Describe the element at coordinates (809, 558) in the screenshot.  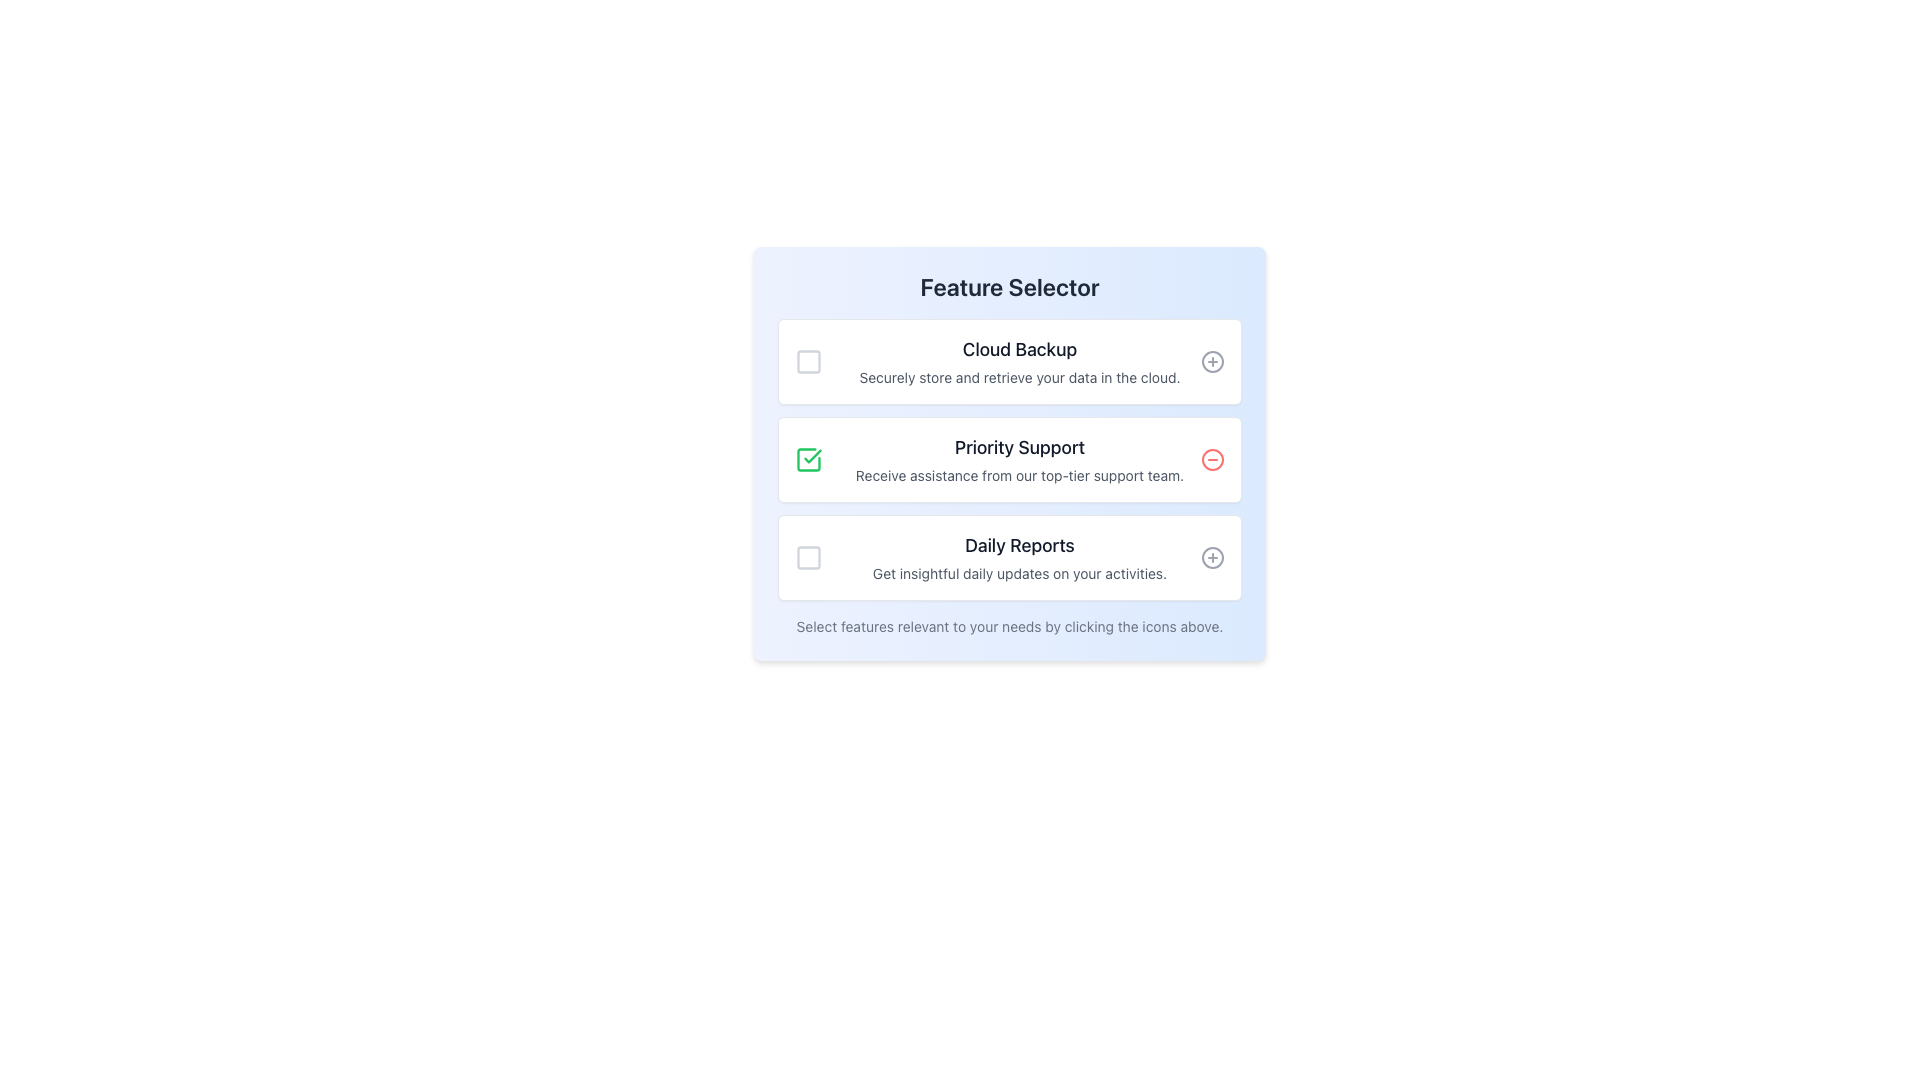
I see `the checkbox indicator for the 'Daily Reports' feature` at that location.